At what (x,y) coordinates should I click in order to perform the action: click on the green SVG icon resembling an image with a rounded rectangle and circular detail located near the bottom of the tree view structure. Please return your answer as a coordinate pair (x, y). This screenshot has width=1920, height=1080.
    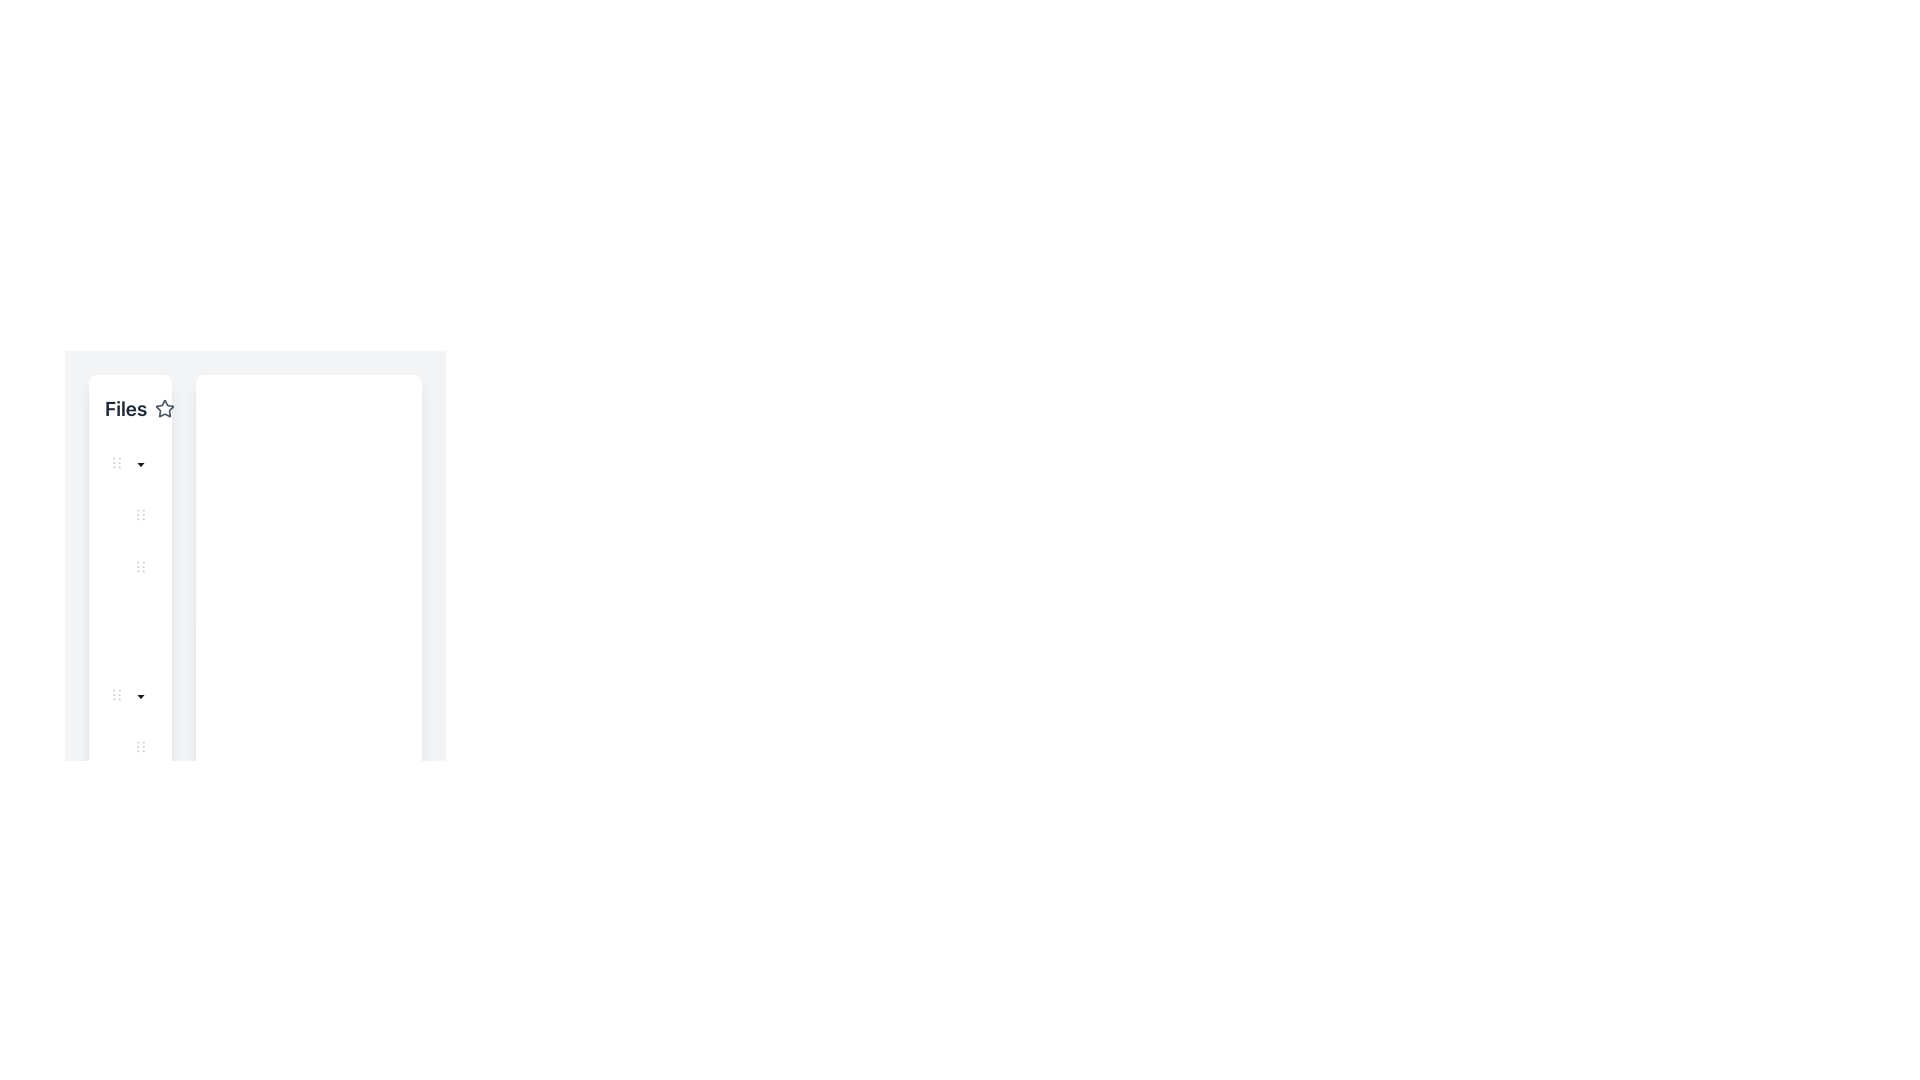
    Looking at the image, I should click on (236, 743).